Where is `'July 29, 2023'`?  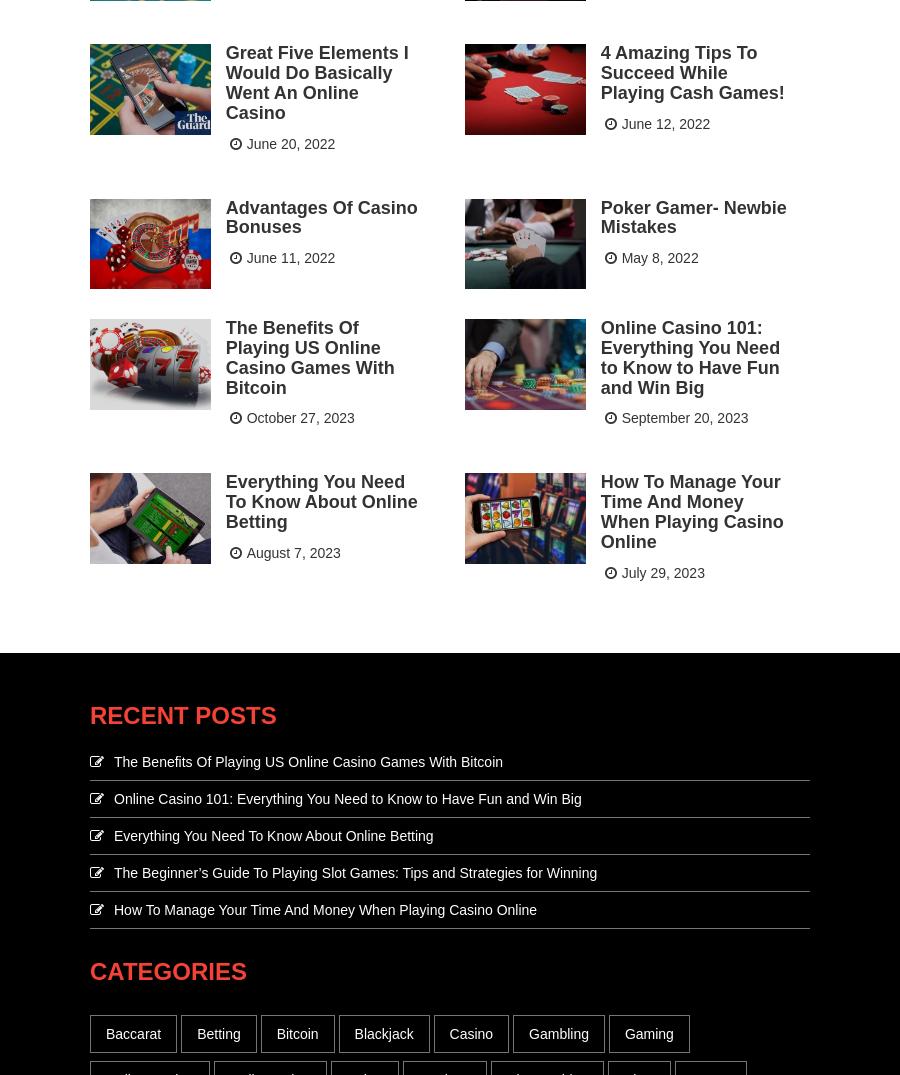
'July 29, 2023' is located at coordinates (662, 571).